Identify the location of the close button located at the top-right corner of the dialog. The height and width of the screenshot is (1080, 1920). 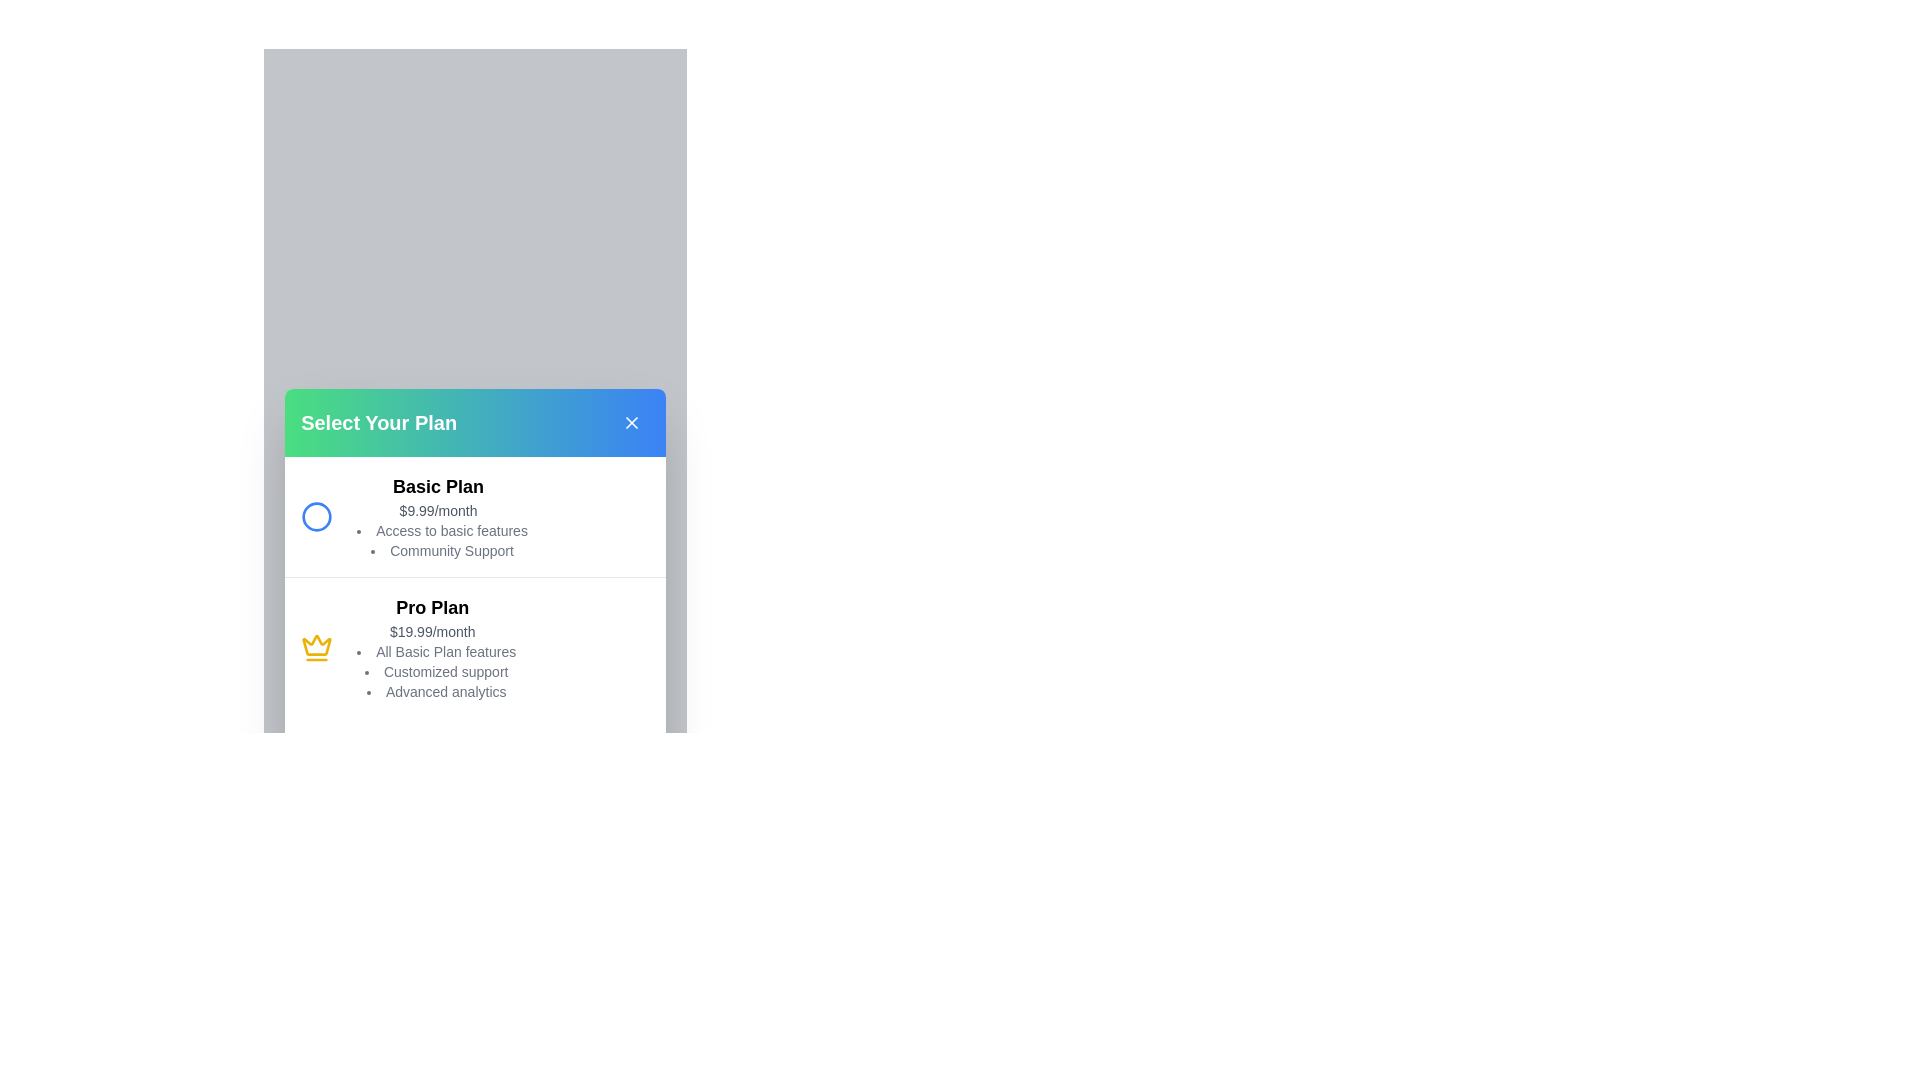
(630, 421).